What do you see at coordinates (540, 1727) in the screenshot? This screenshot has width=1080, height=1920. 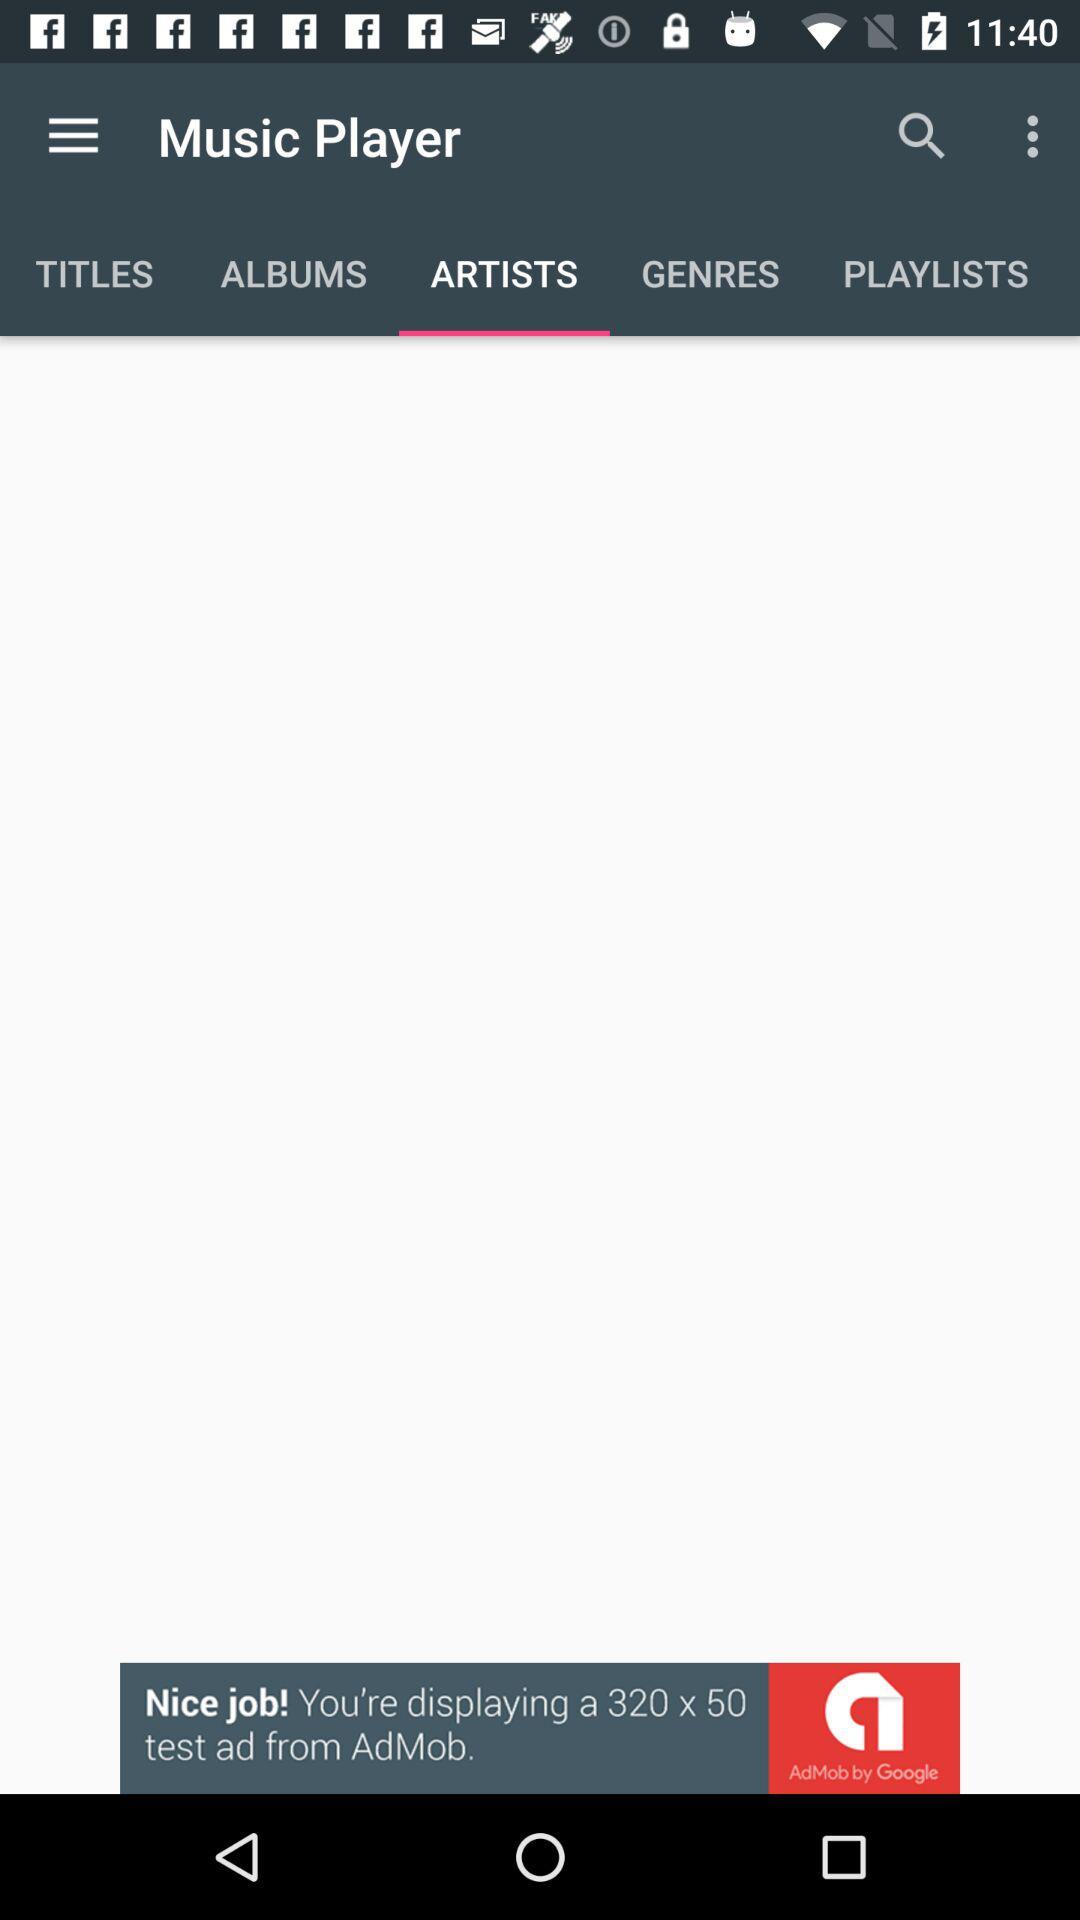 I see `advertisement` at bounding box center [540, 1727].